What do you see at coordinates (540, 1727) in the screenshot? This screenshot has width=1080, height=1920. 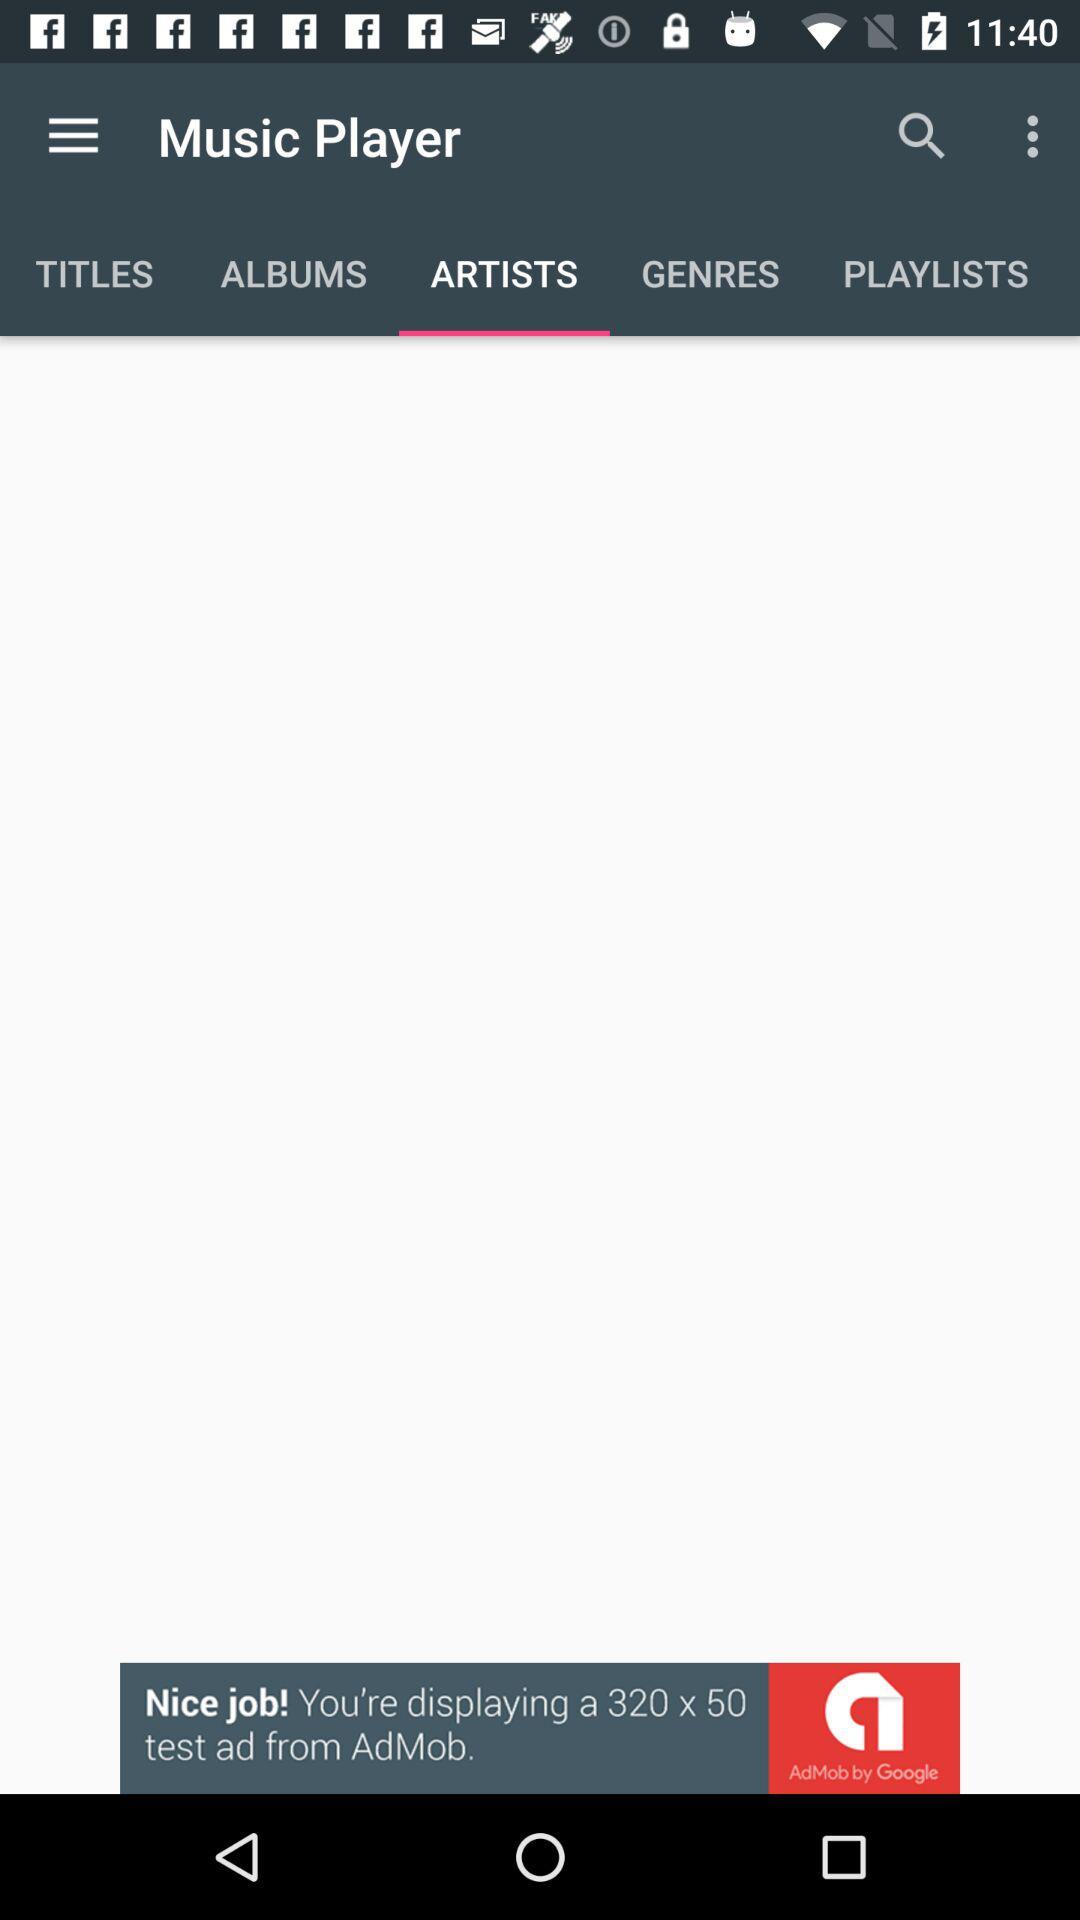 I see `advertisement` at bounding box center [540, 1727].